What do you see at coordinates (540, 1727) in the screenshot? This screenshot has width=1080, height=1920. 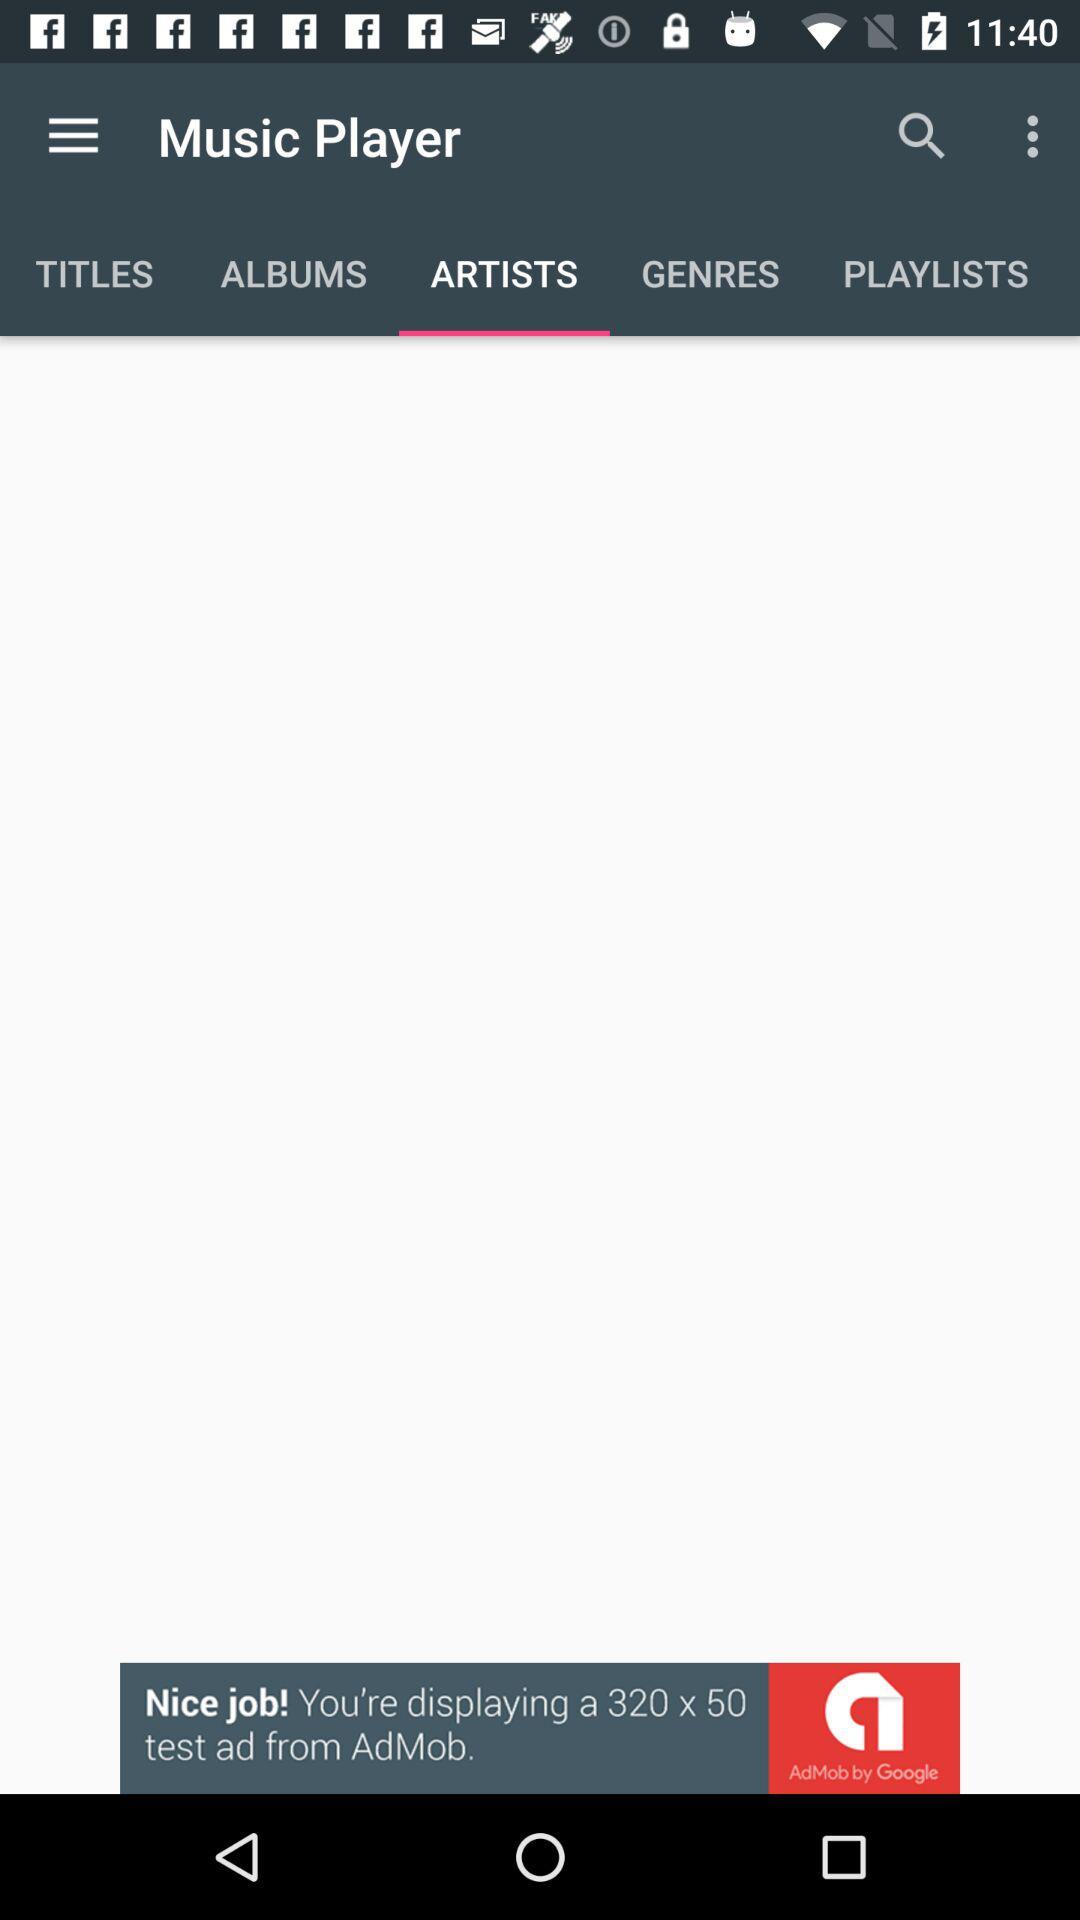 I see `advertisement` at bounding box center [540, 1727].